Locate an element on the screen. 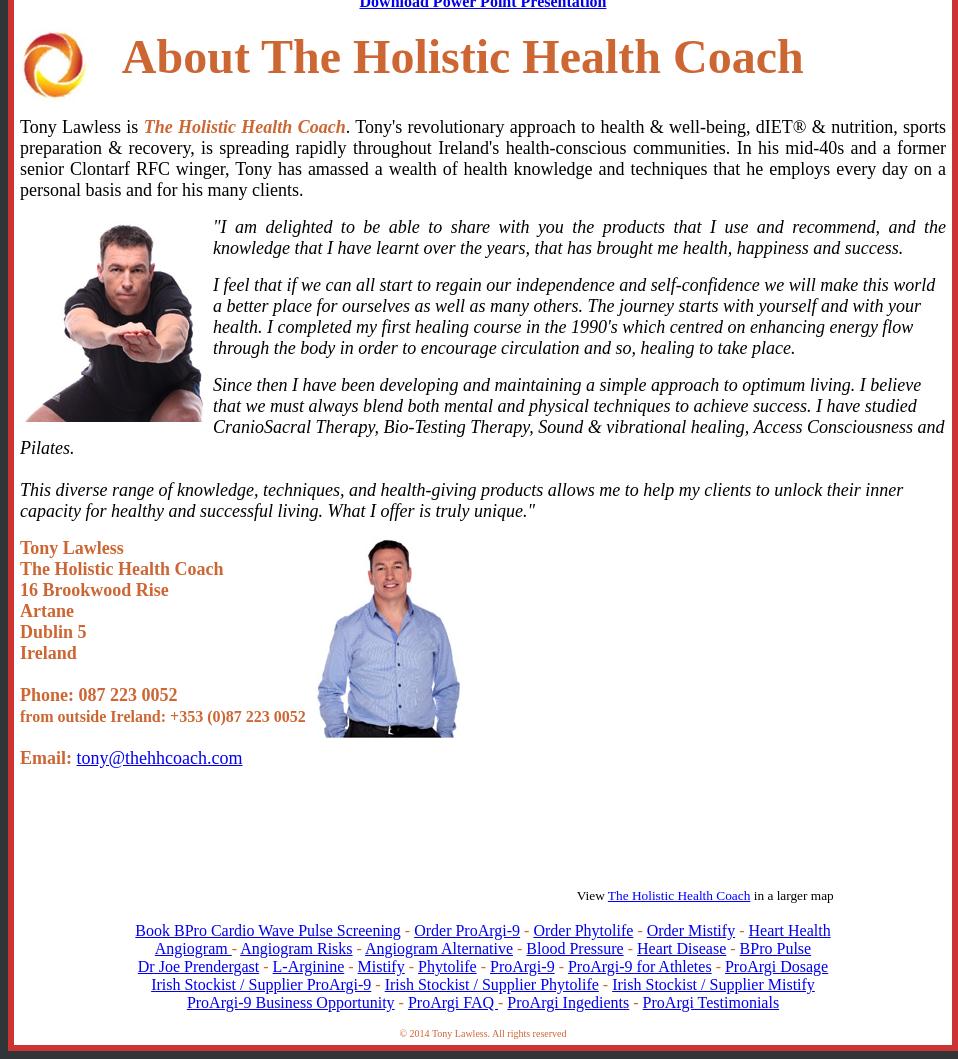 The height and width of the screenshot is (1059, 958). 'Irish Stockist / Supplier Mistify' is located at coordinates (712, 982).